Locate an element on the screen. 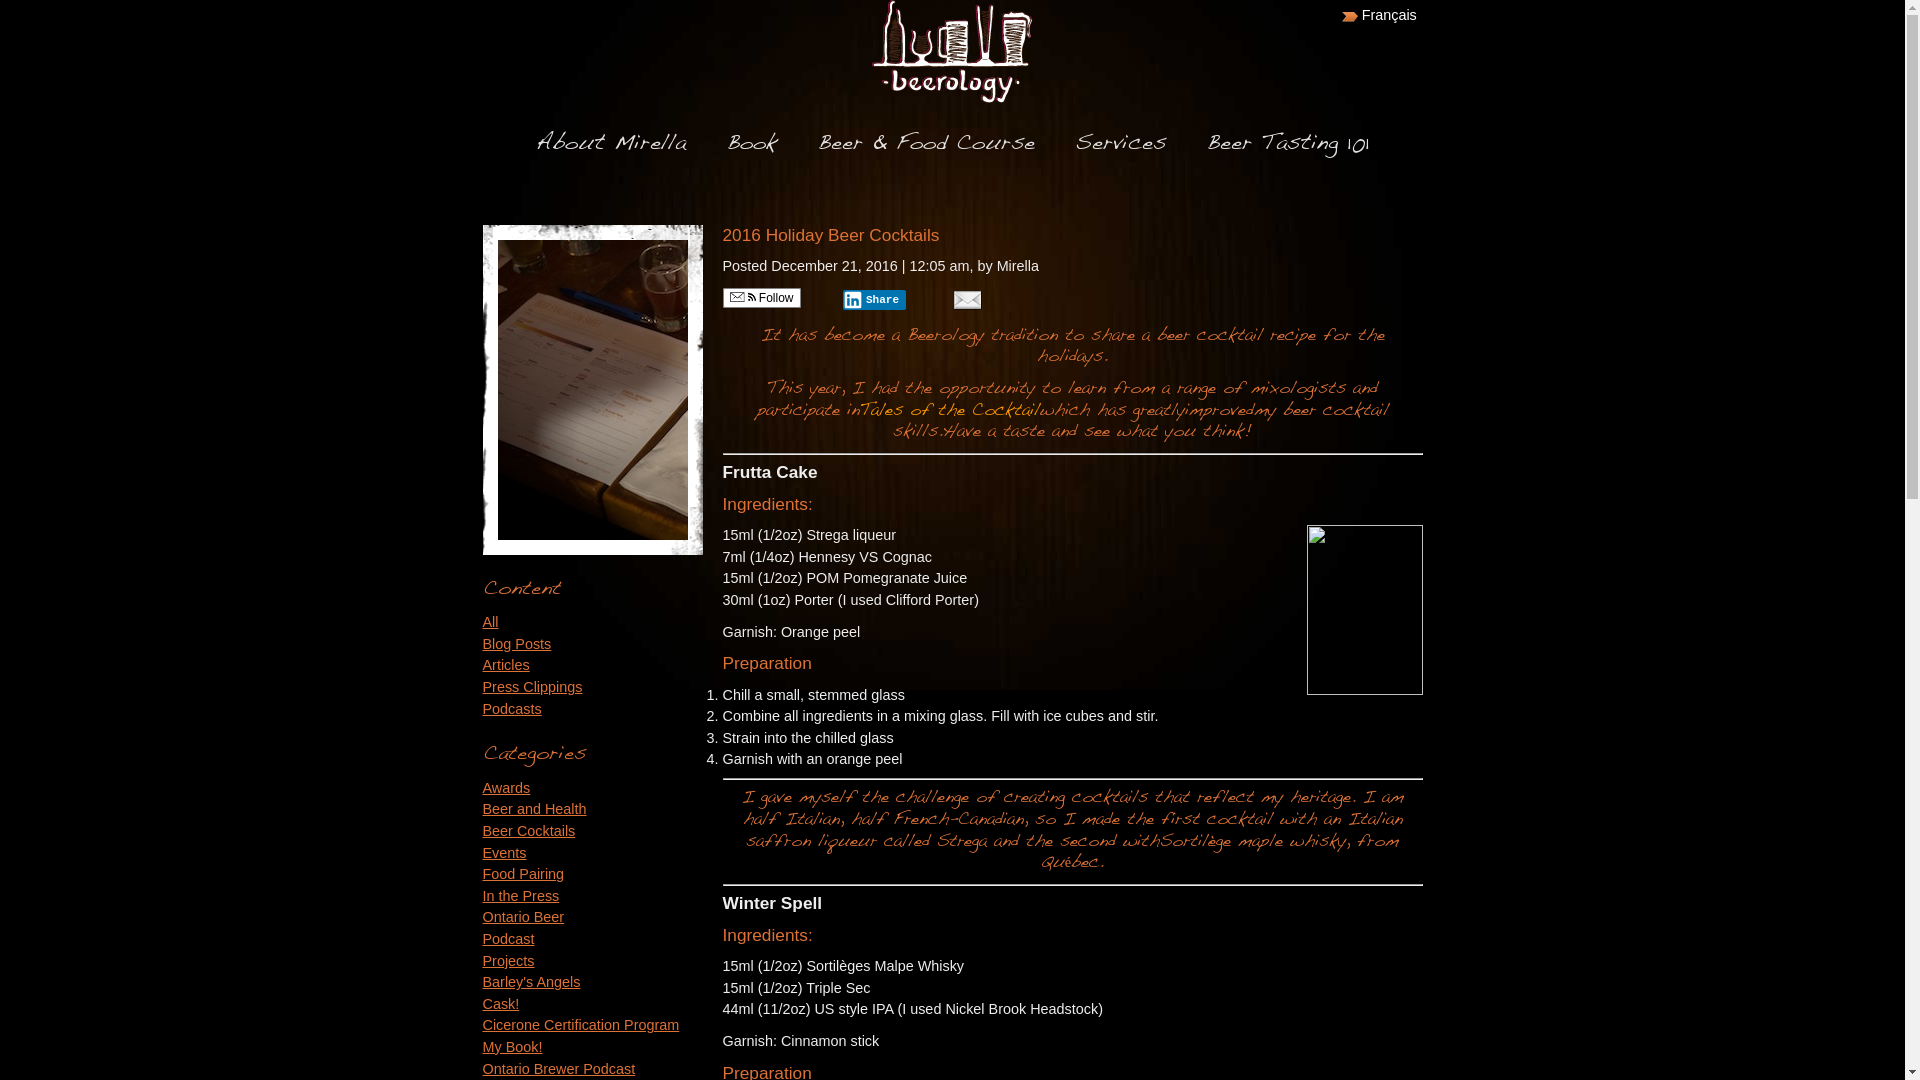  'Articles' is located at coordinates (481, 664).